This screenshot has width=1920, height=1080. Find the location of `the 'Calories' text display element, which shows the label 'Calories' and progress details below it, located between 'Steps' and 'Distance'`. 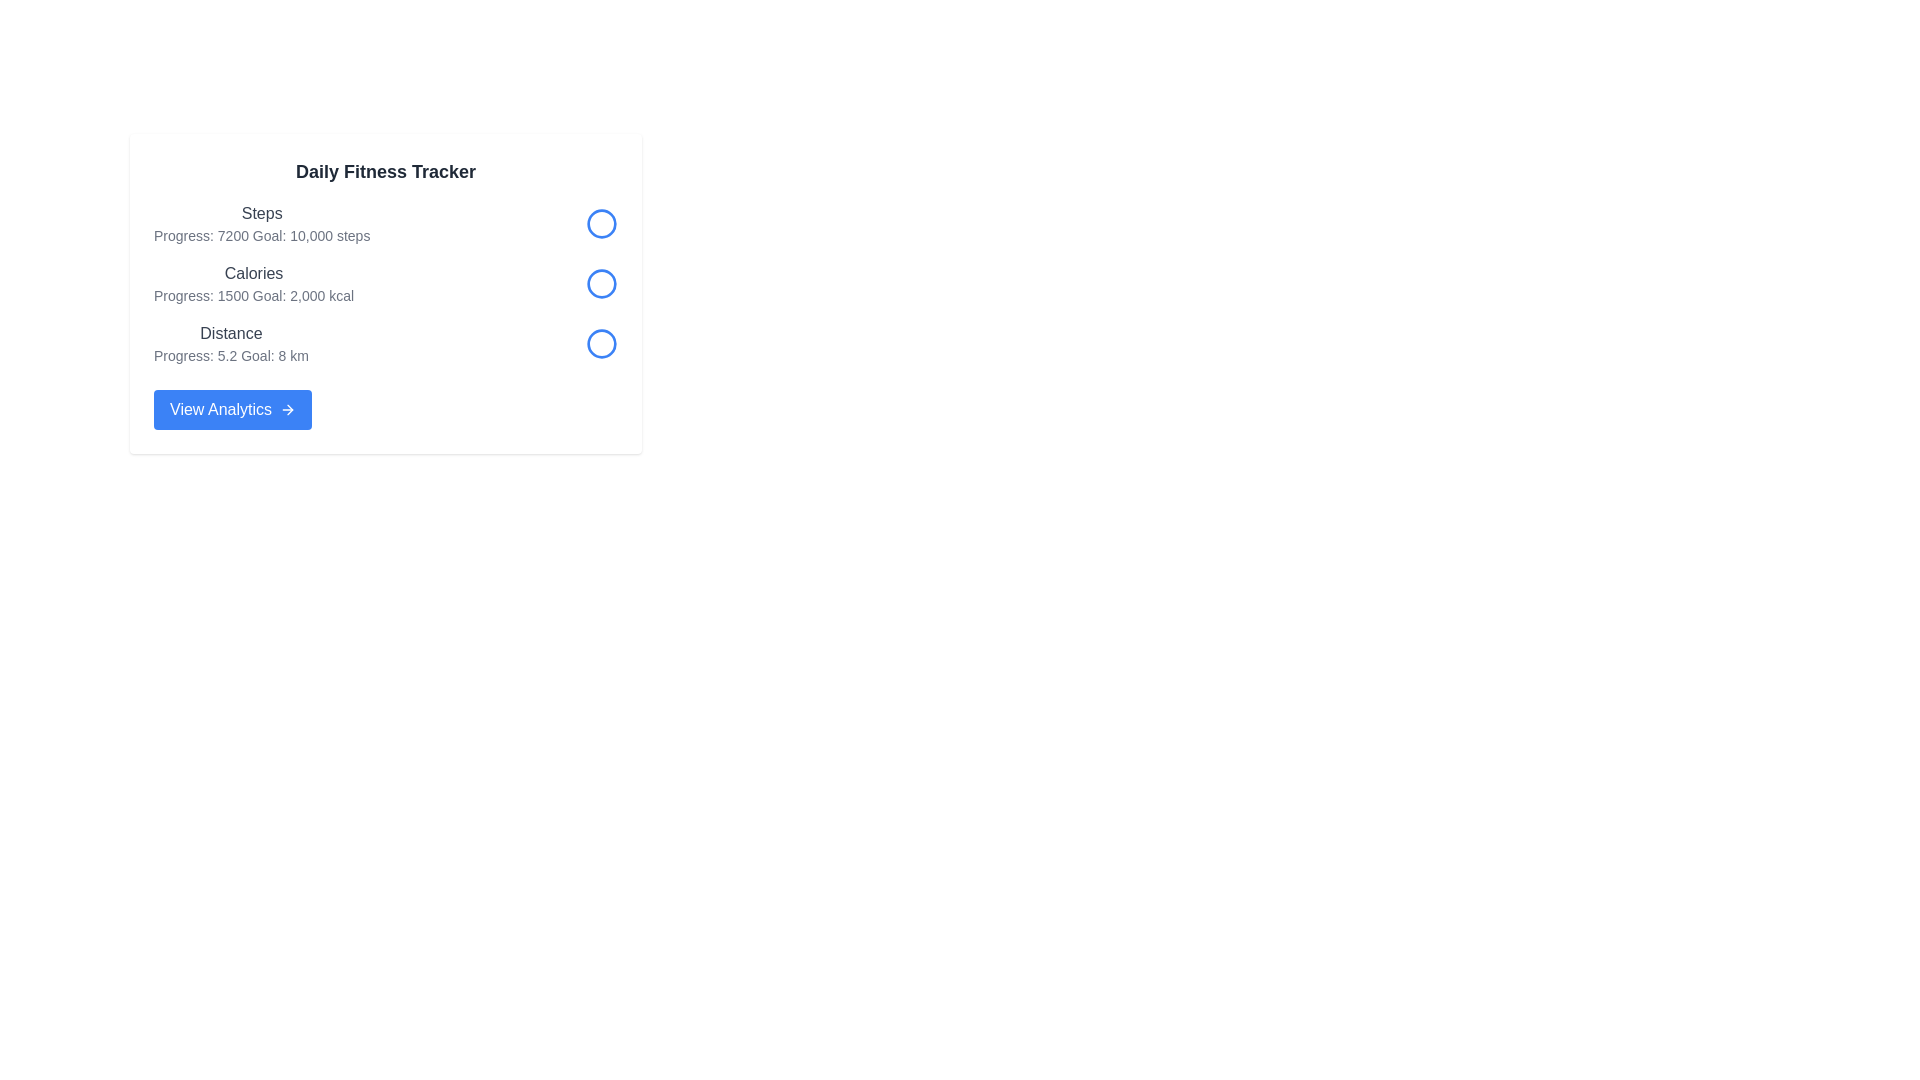

the 'Calories' text display element, which shows the label 'Calories' and progress details below it, located between 'Steps' and 'Distance' is located at coordinates (253, 284).